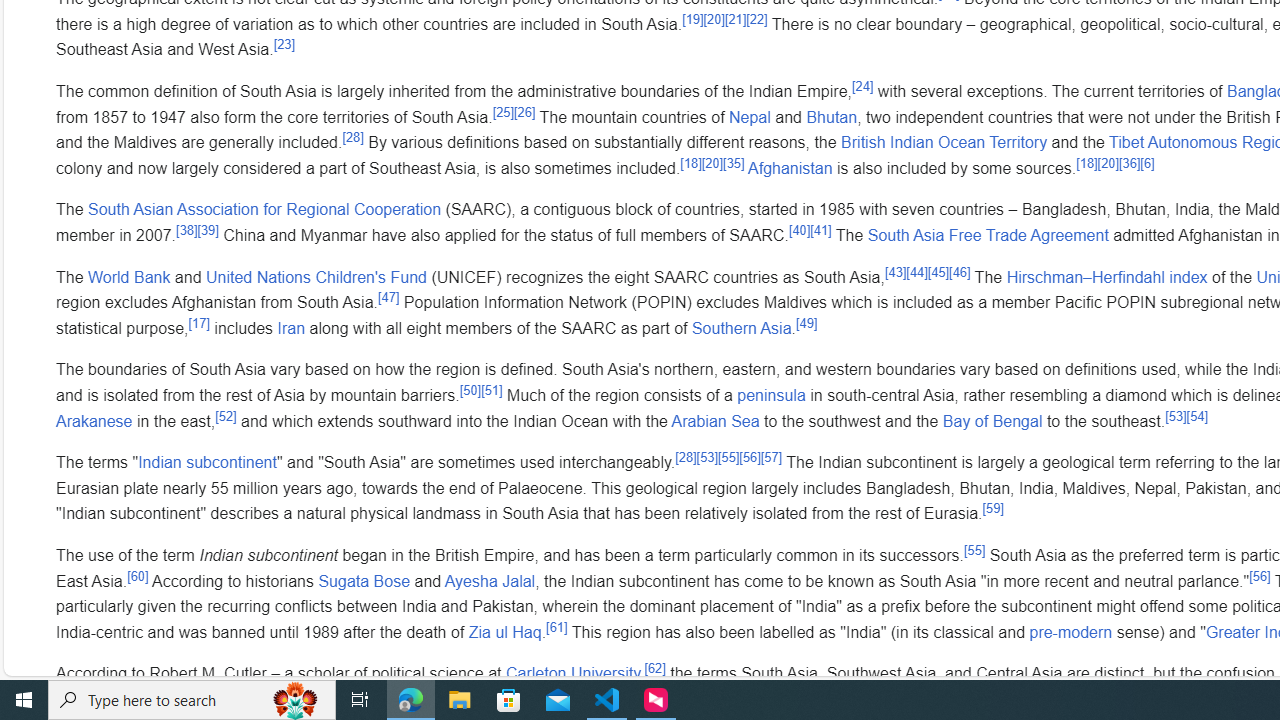 The width and height of the screenshot is (1280, 720). What do you see at coordinates (263, 209) in the screenshot?
I see `'South Asian Association for Regional Cooperation'` at bounding box center [263, 209].